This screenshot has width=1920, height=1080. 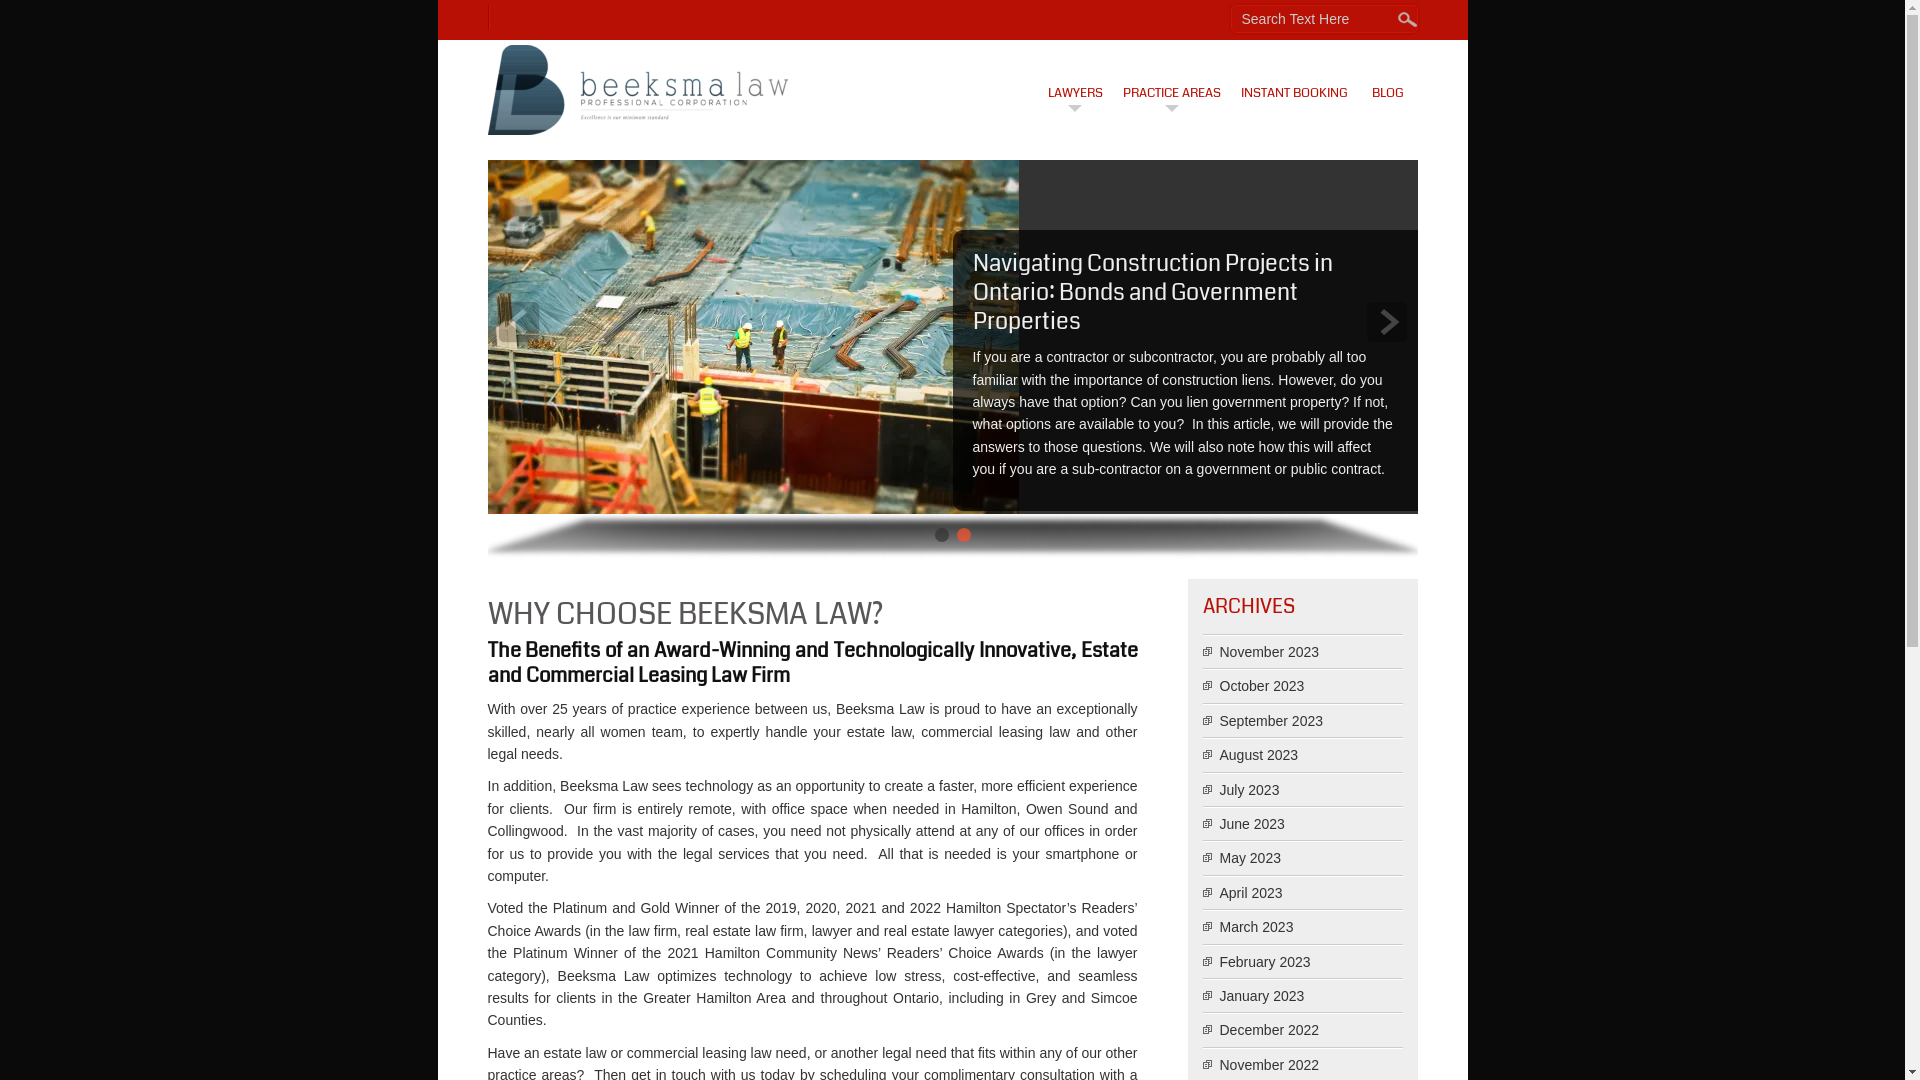 I want to click on 'February 2023', so click(x=1264, y=960).